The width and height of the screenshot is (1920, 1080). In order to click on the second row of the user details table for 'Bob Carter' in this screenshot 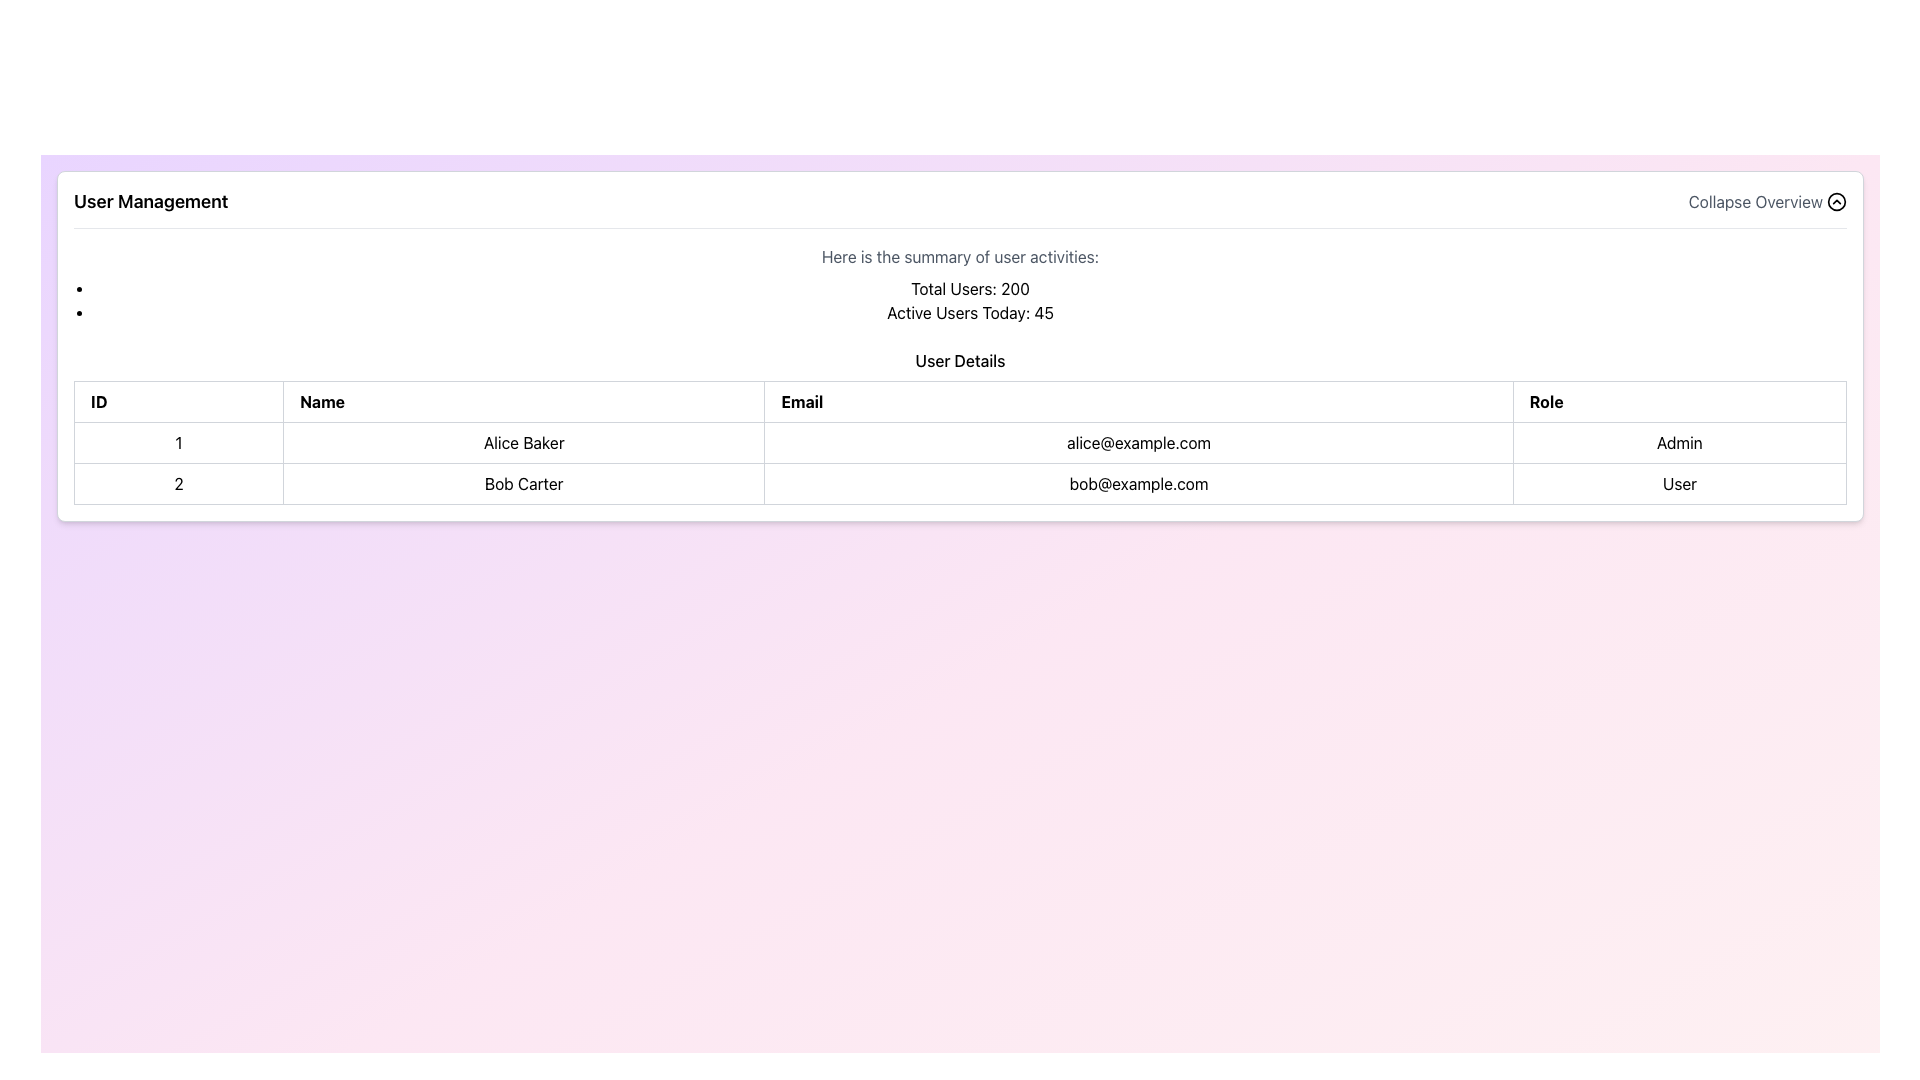, I will do `click(960, 483)`.